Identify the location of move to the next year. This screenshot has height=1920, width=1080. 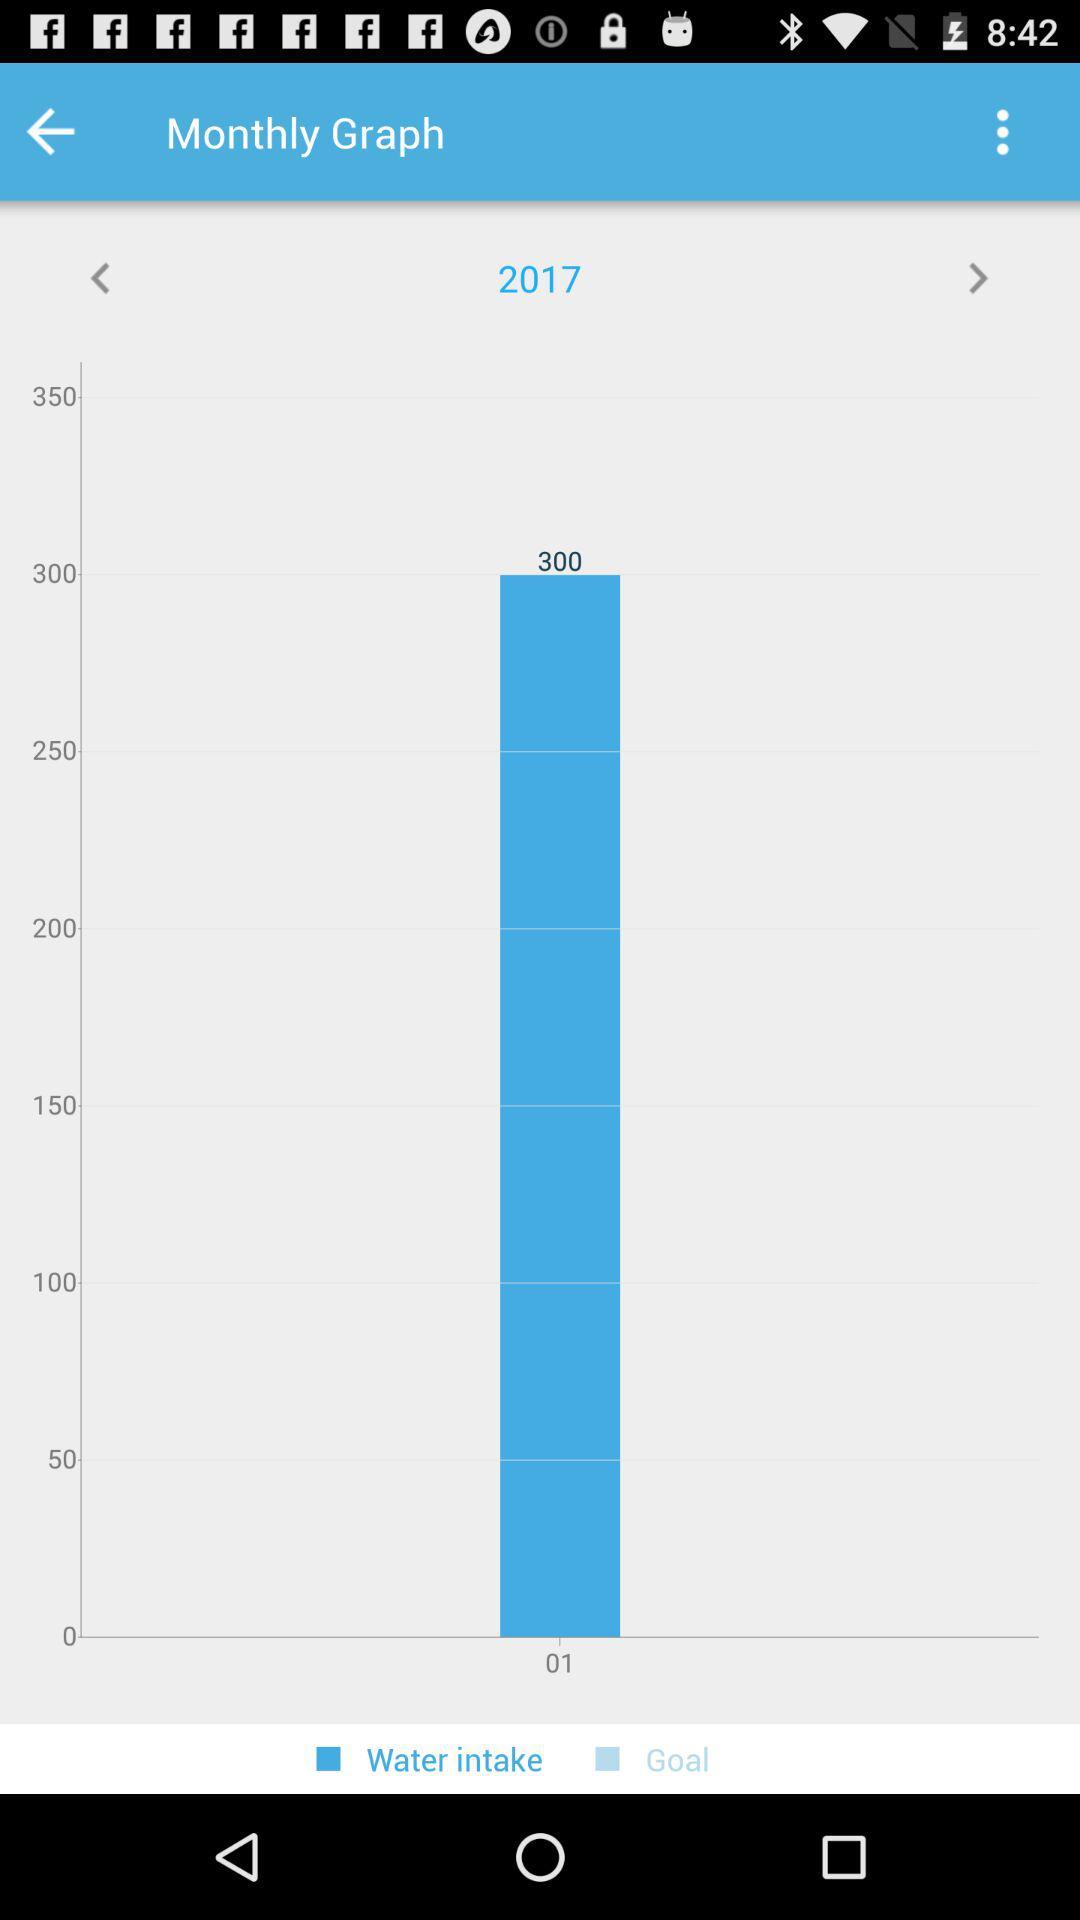
(977, 277).